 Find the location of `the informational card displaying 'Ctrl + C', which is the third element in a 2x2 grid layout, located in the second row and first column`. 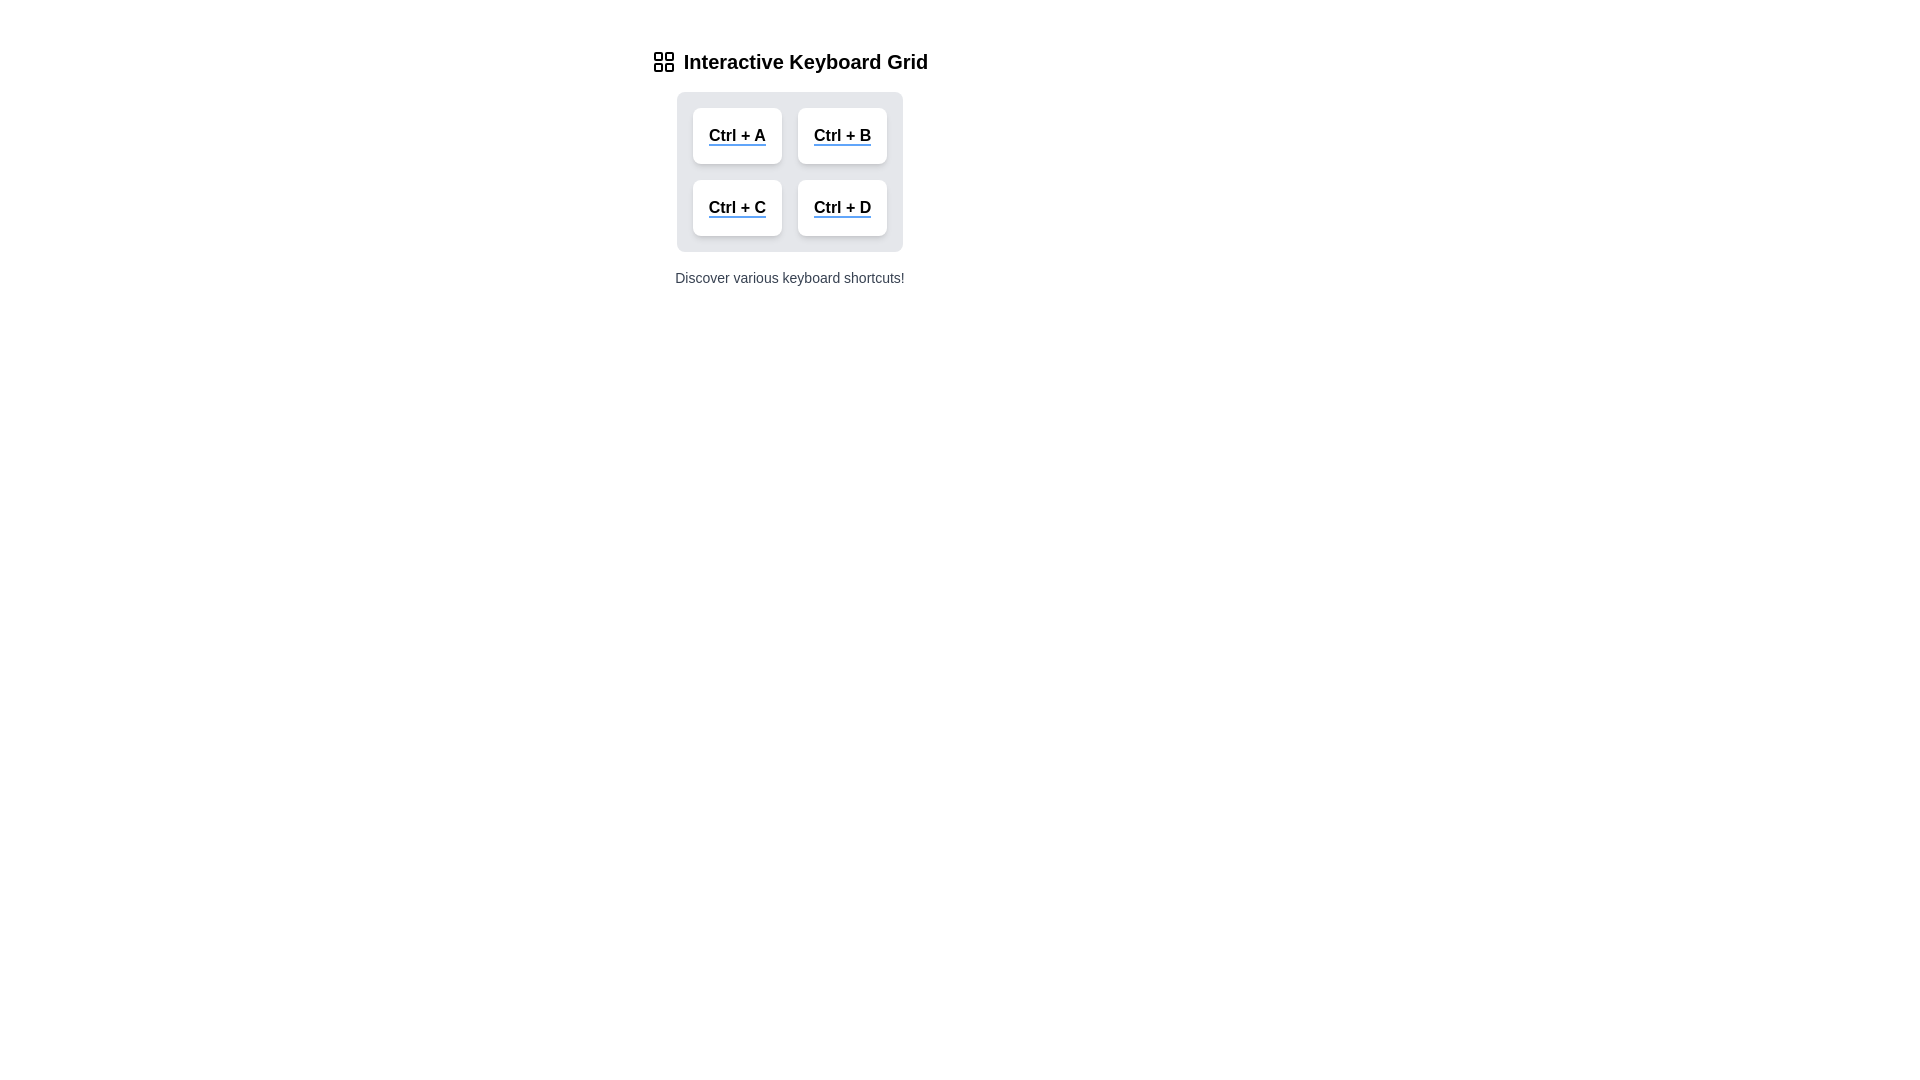

the informational card displaying 'Ctrl + C', which is the third element in a 2x2 grid layout, located in the second row and first column is located at coordinates (736, 208).